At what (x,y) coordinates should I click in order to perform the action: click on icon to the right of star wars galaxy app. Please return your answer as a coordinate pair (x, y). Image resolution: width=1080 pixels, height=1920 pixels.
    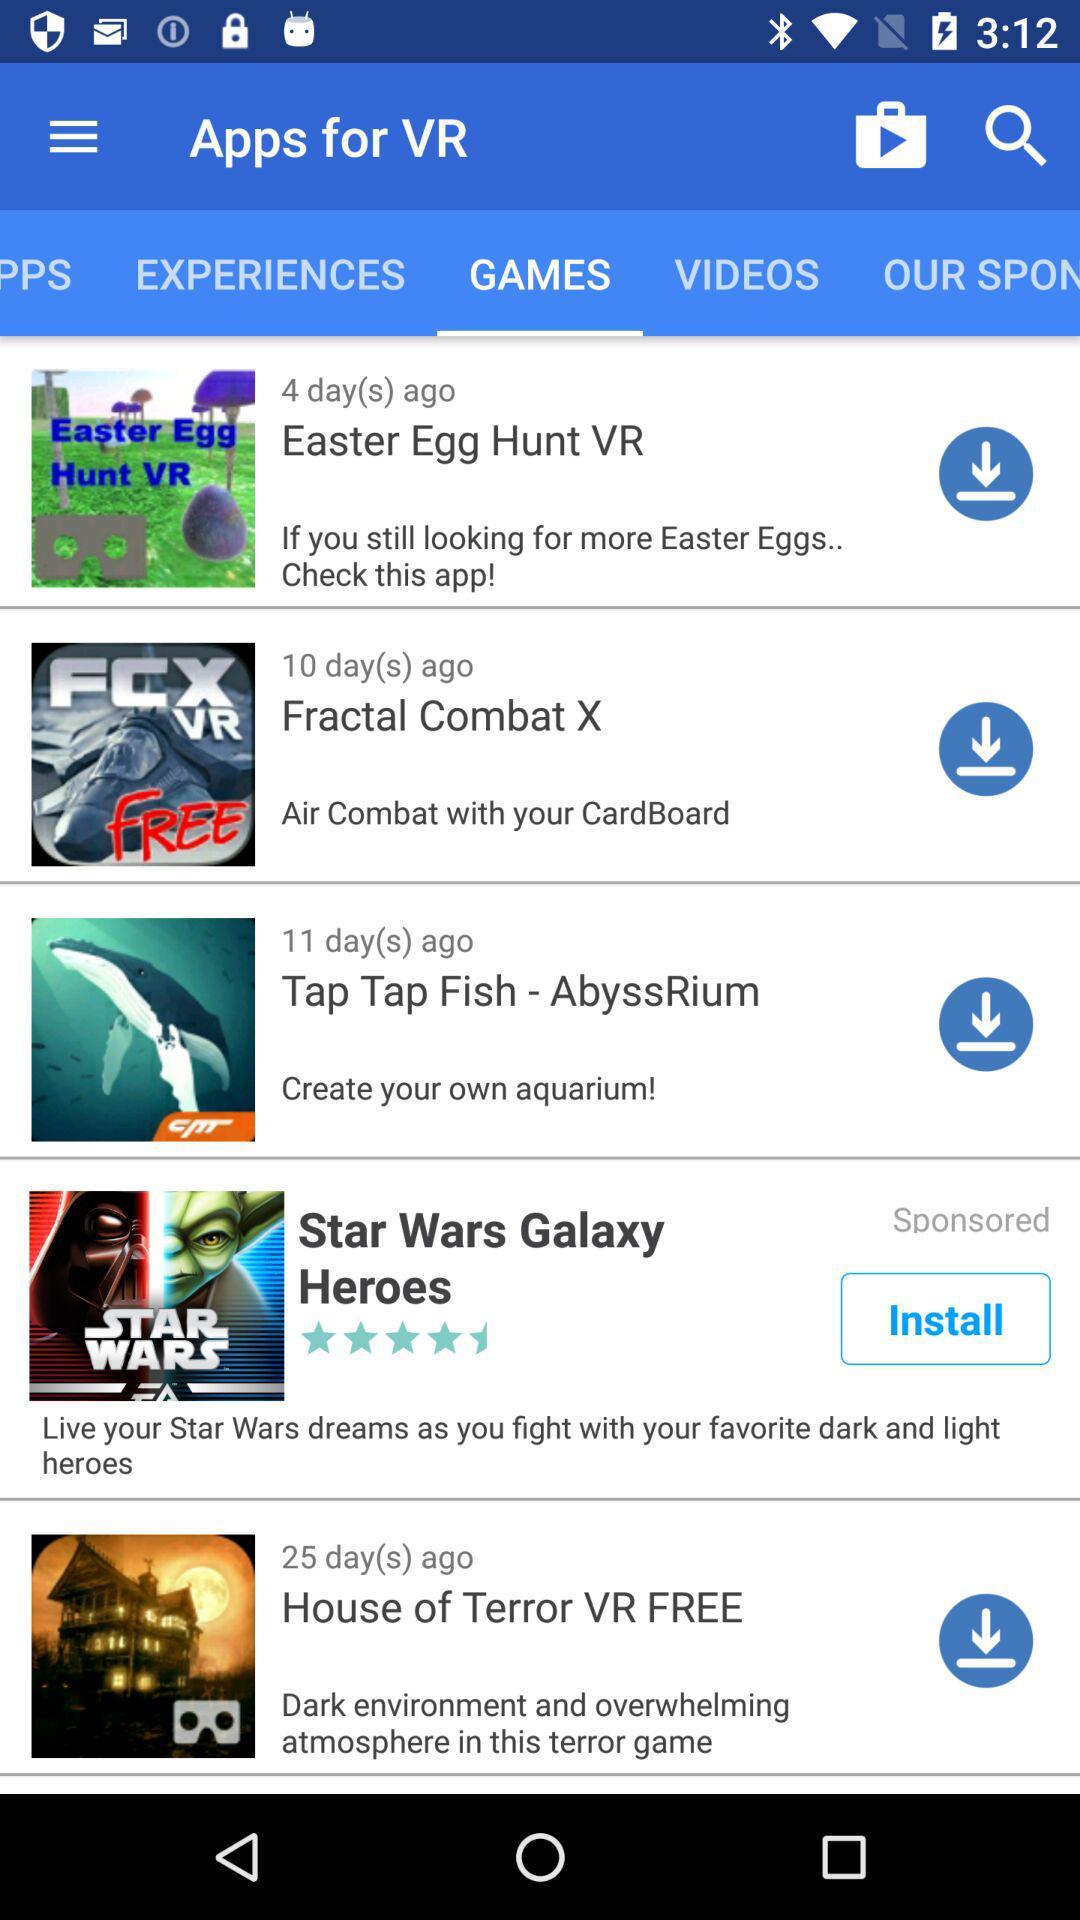
    Looking at the image, I should click on (945, 1318).